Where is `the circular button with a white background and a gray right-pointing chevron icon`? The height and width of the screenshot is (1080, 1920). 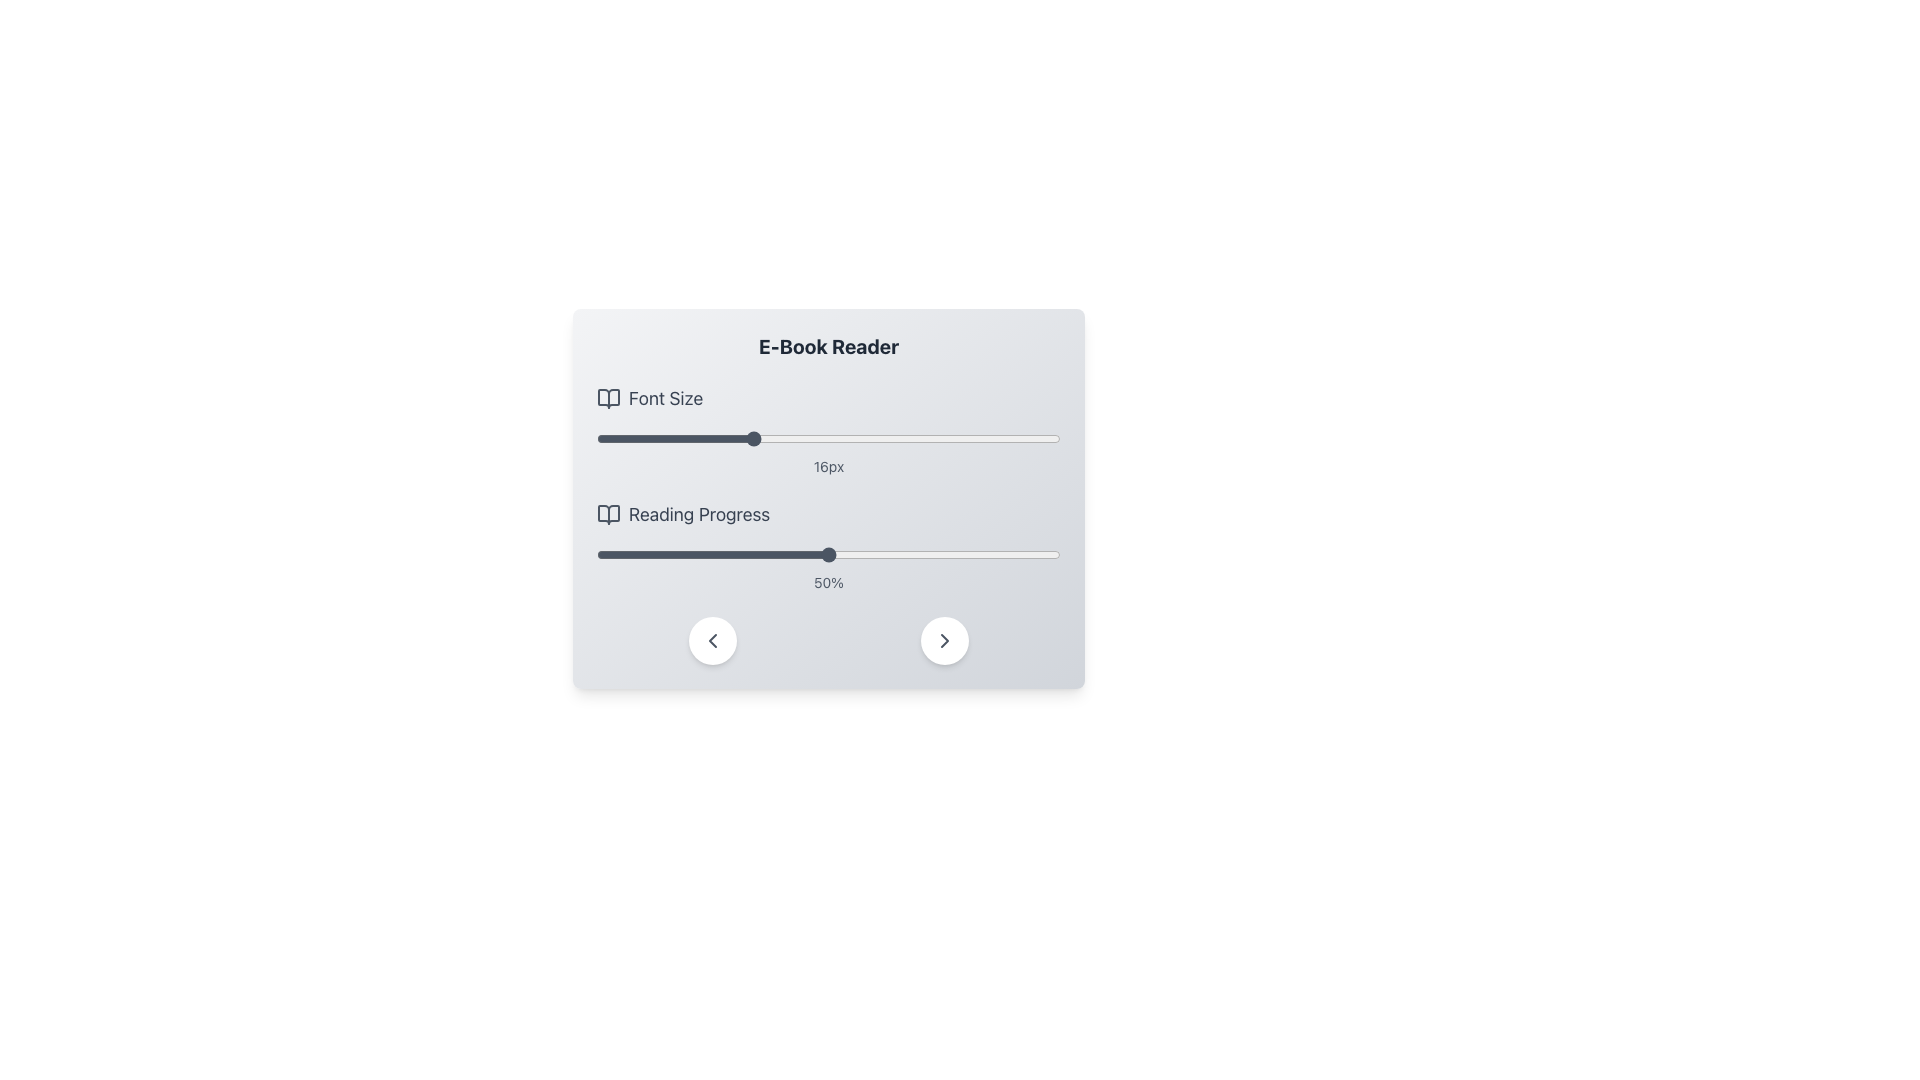
the circular button with a white background and a gray right-pointing chevron icon is located at coordinates (944, 640).